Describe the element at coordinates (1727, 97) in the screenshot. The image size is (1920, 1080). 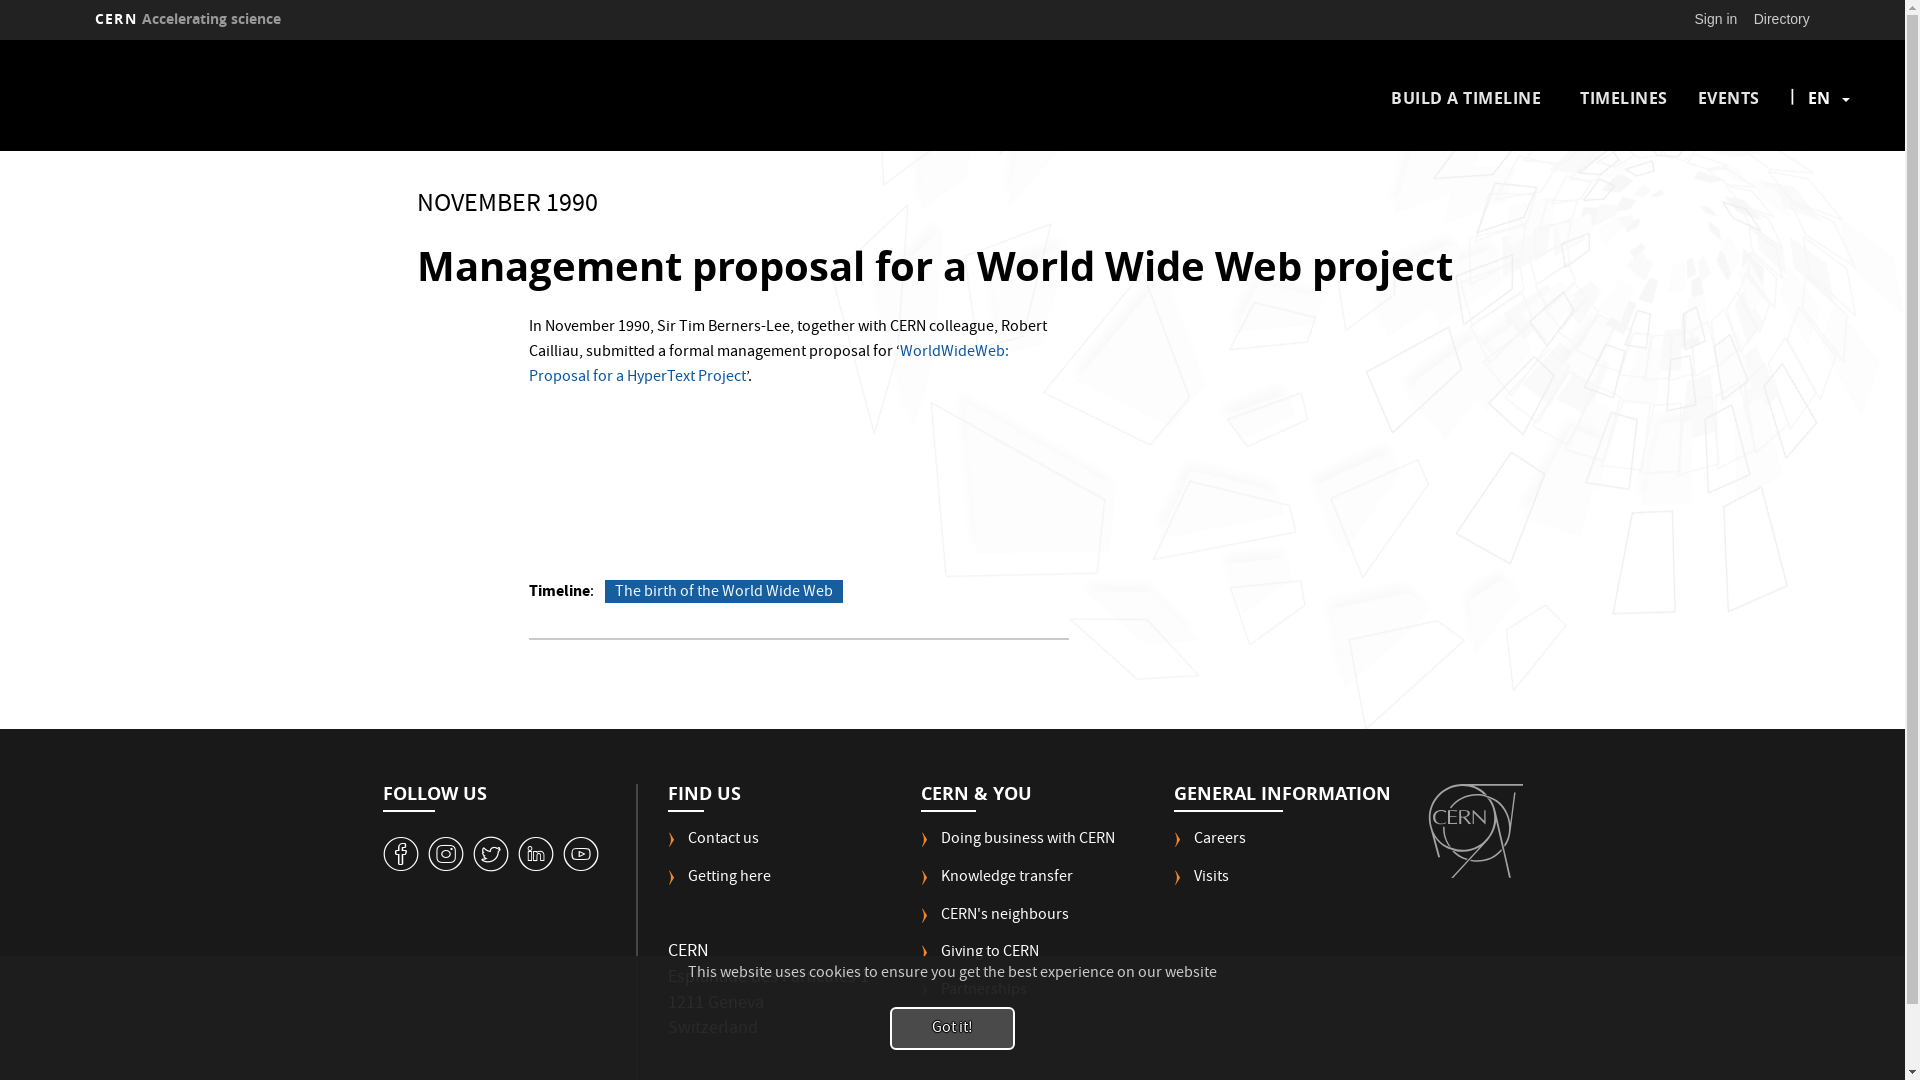
I see `'EVENTS'` at that location.